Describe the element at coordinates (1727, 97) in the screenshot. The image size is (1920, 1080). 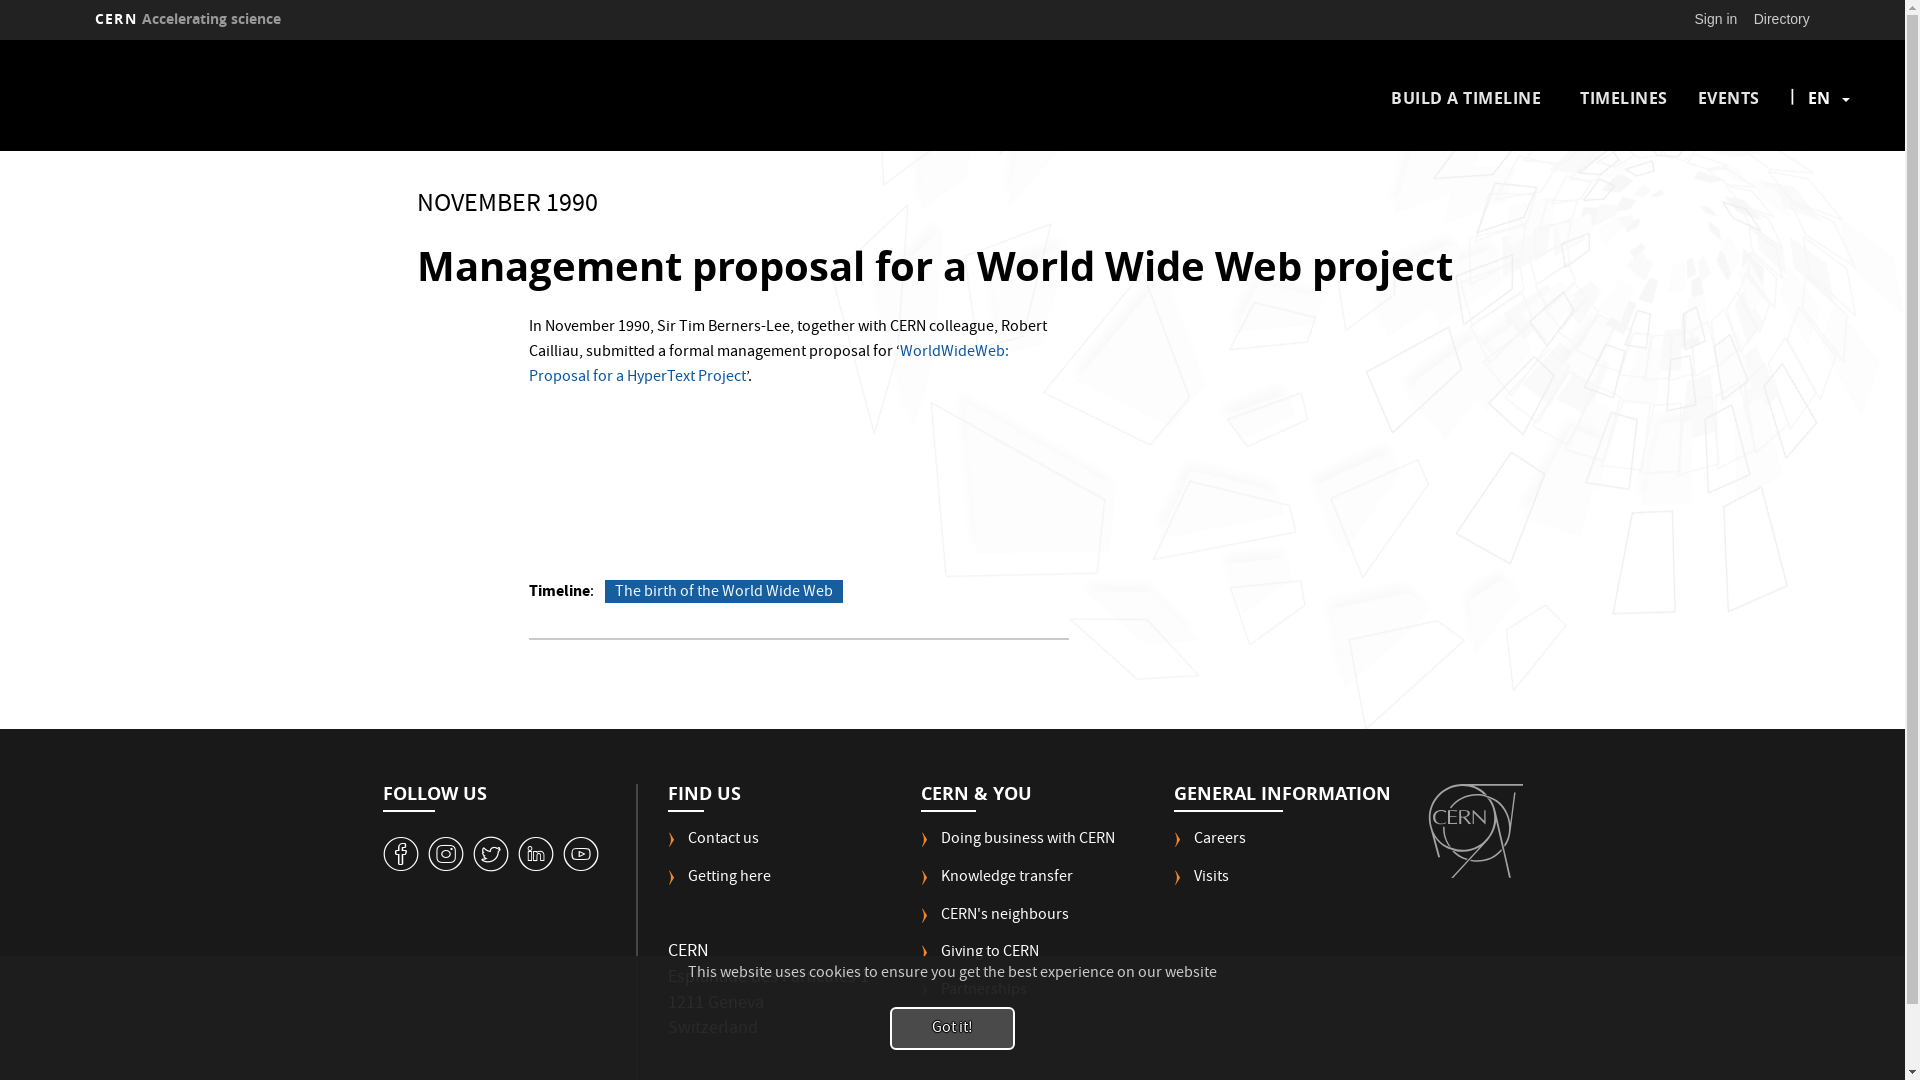
I see `'EVENTS'` at that location.